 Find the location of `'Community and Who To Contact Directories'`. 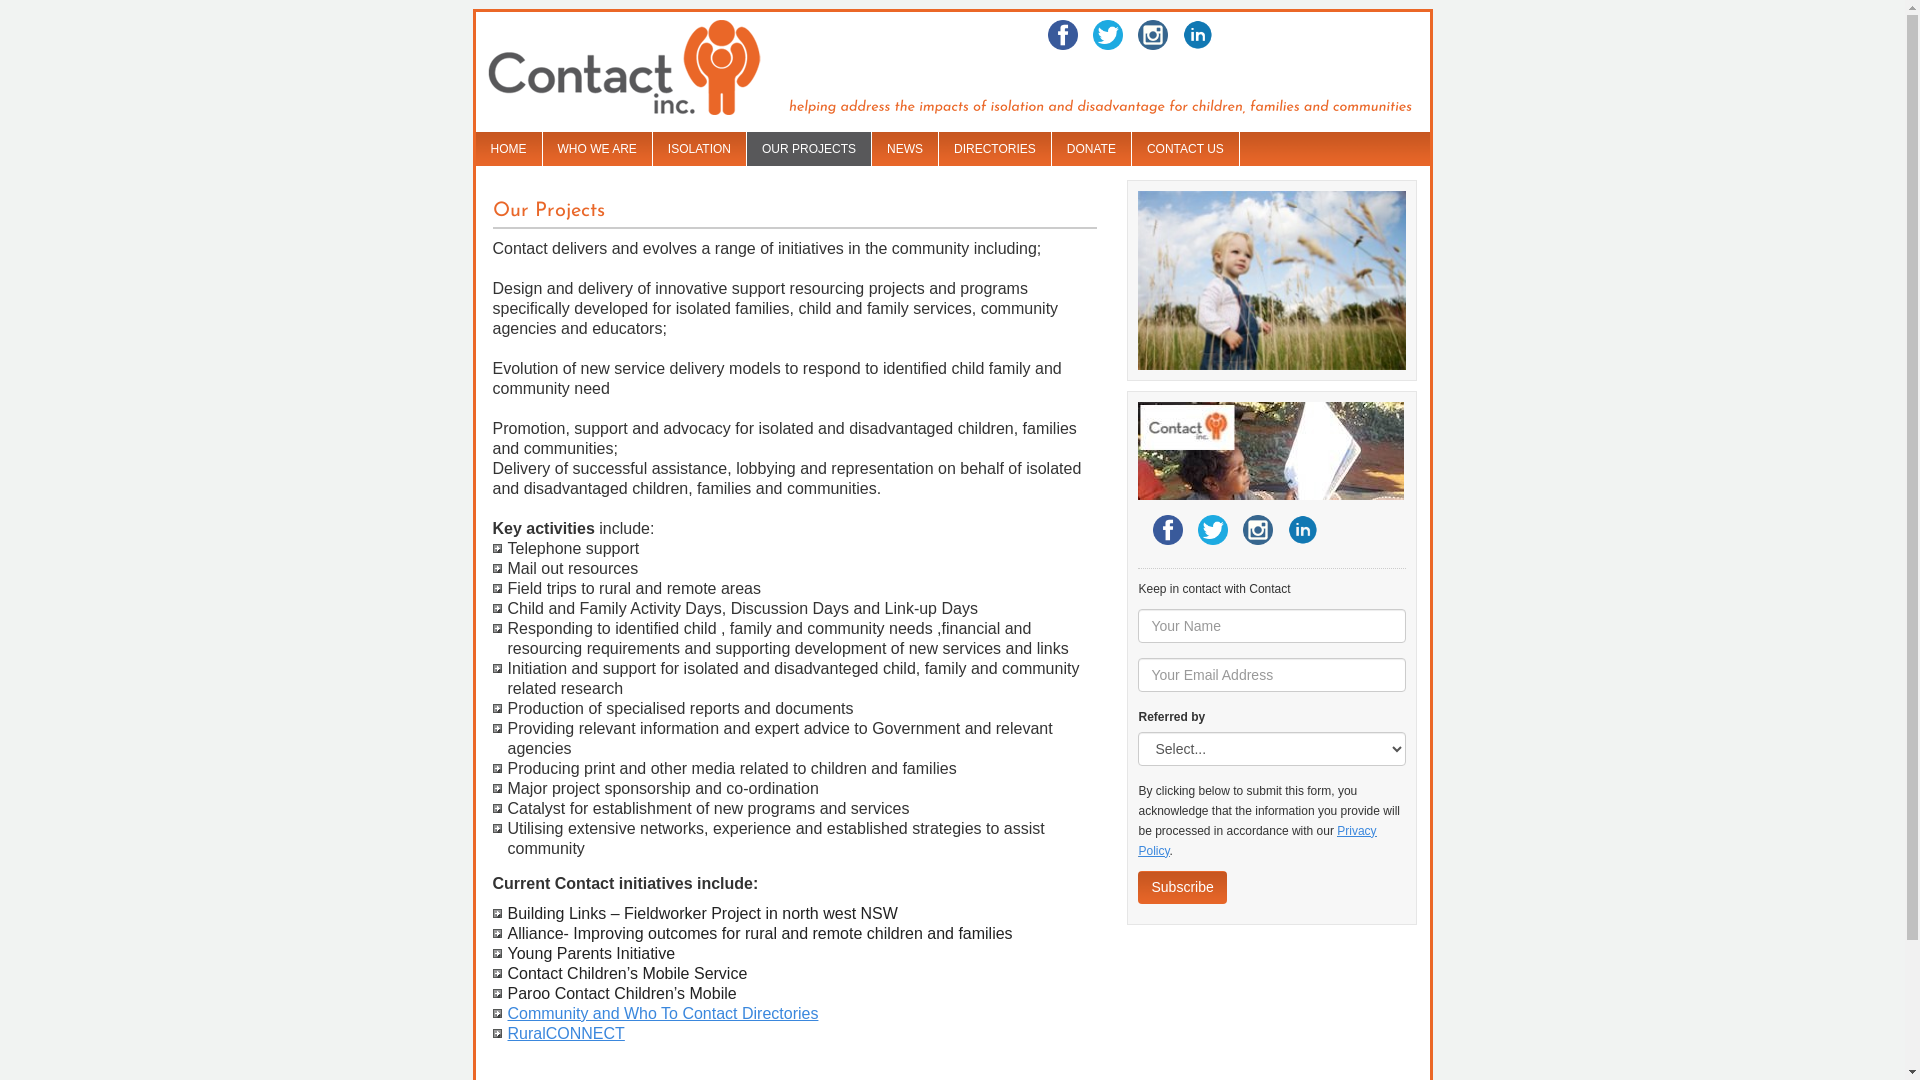

'Community and Who To Contact Directories' is located at coordinates (508, 1013).